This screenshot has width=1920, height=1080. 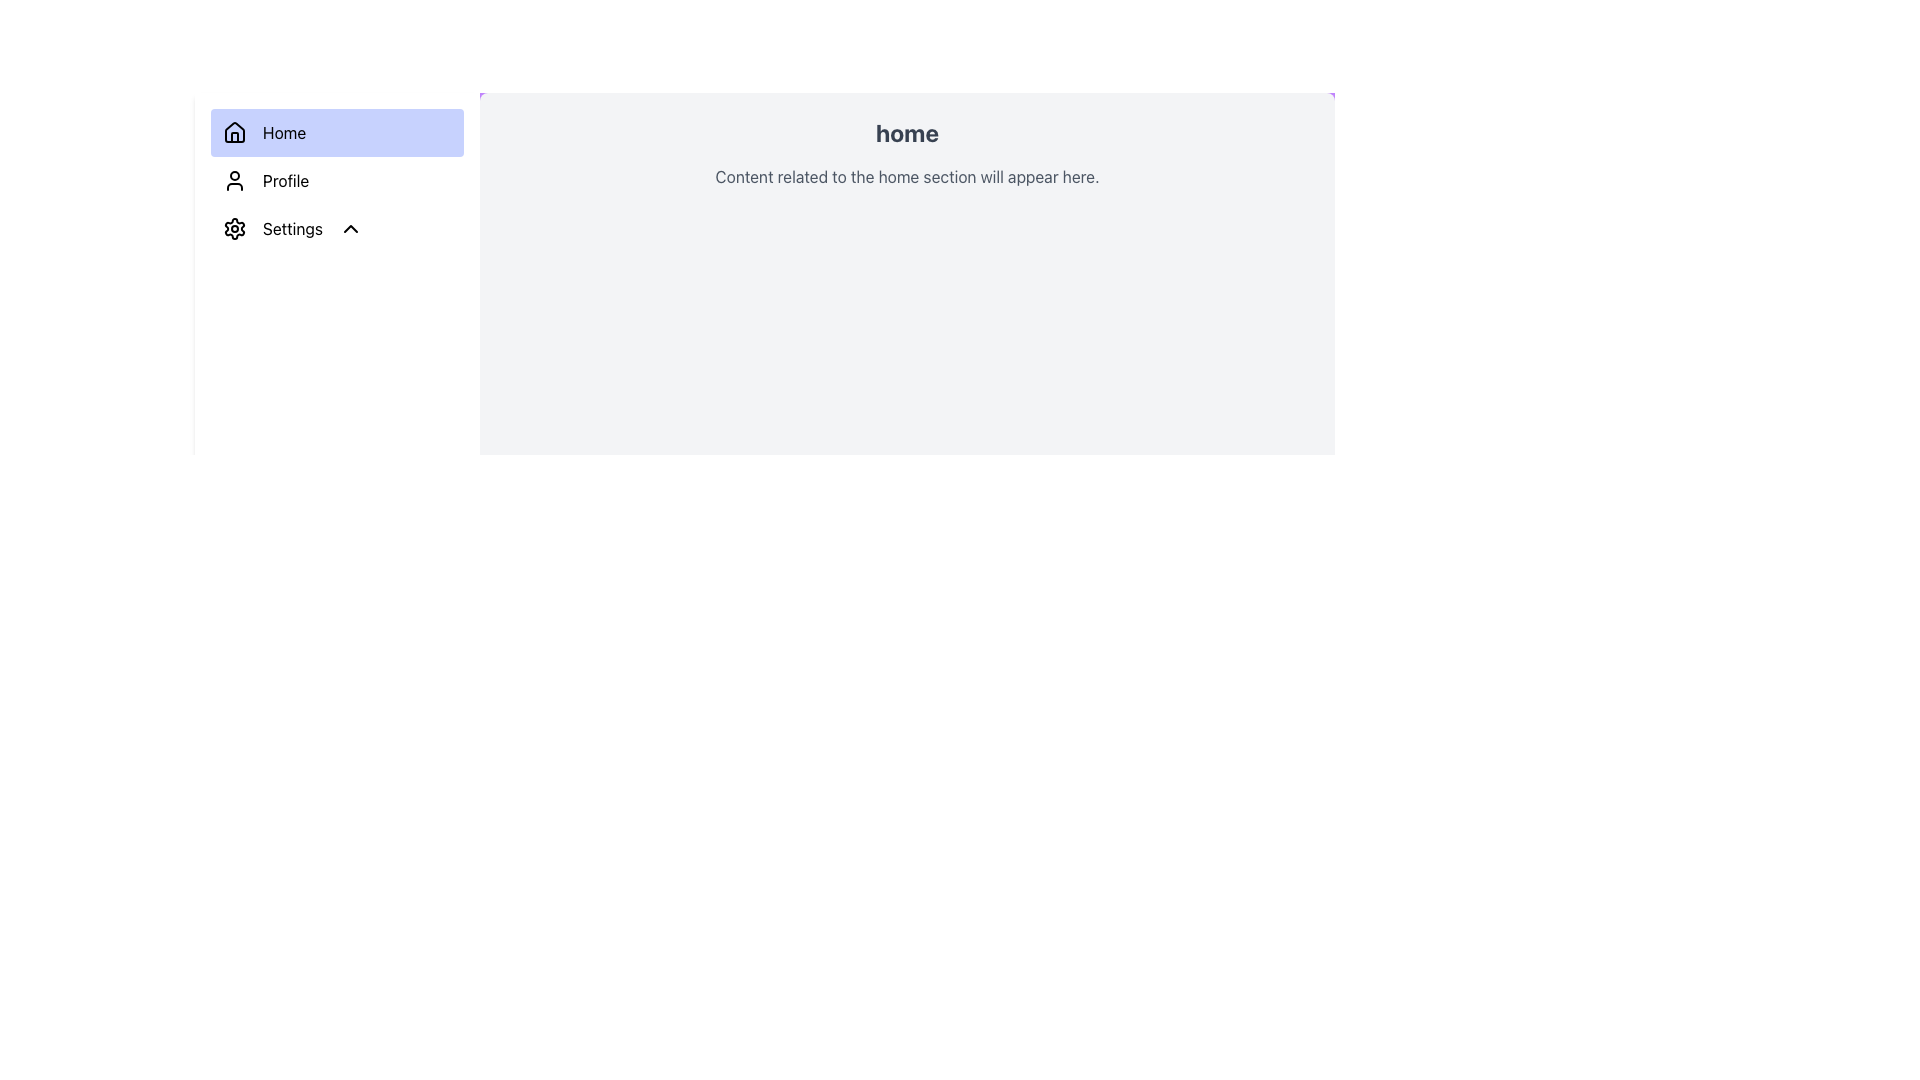 What do you see at coordinates (350, 227) in the screenshot?
I see `the Chevron-Up icon located in the left sidebar navigation, adjacent to the 'Settings' text` at bounding box center [350, 227].